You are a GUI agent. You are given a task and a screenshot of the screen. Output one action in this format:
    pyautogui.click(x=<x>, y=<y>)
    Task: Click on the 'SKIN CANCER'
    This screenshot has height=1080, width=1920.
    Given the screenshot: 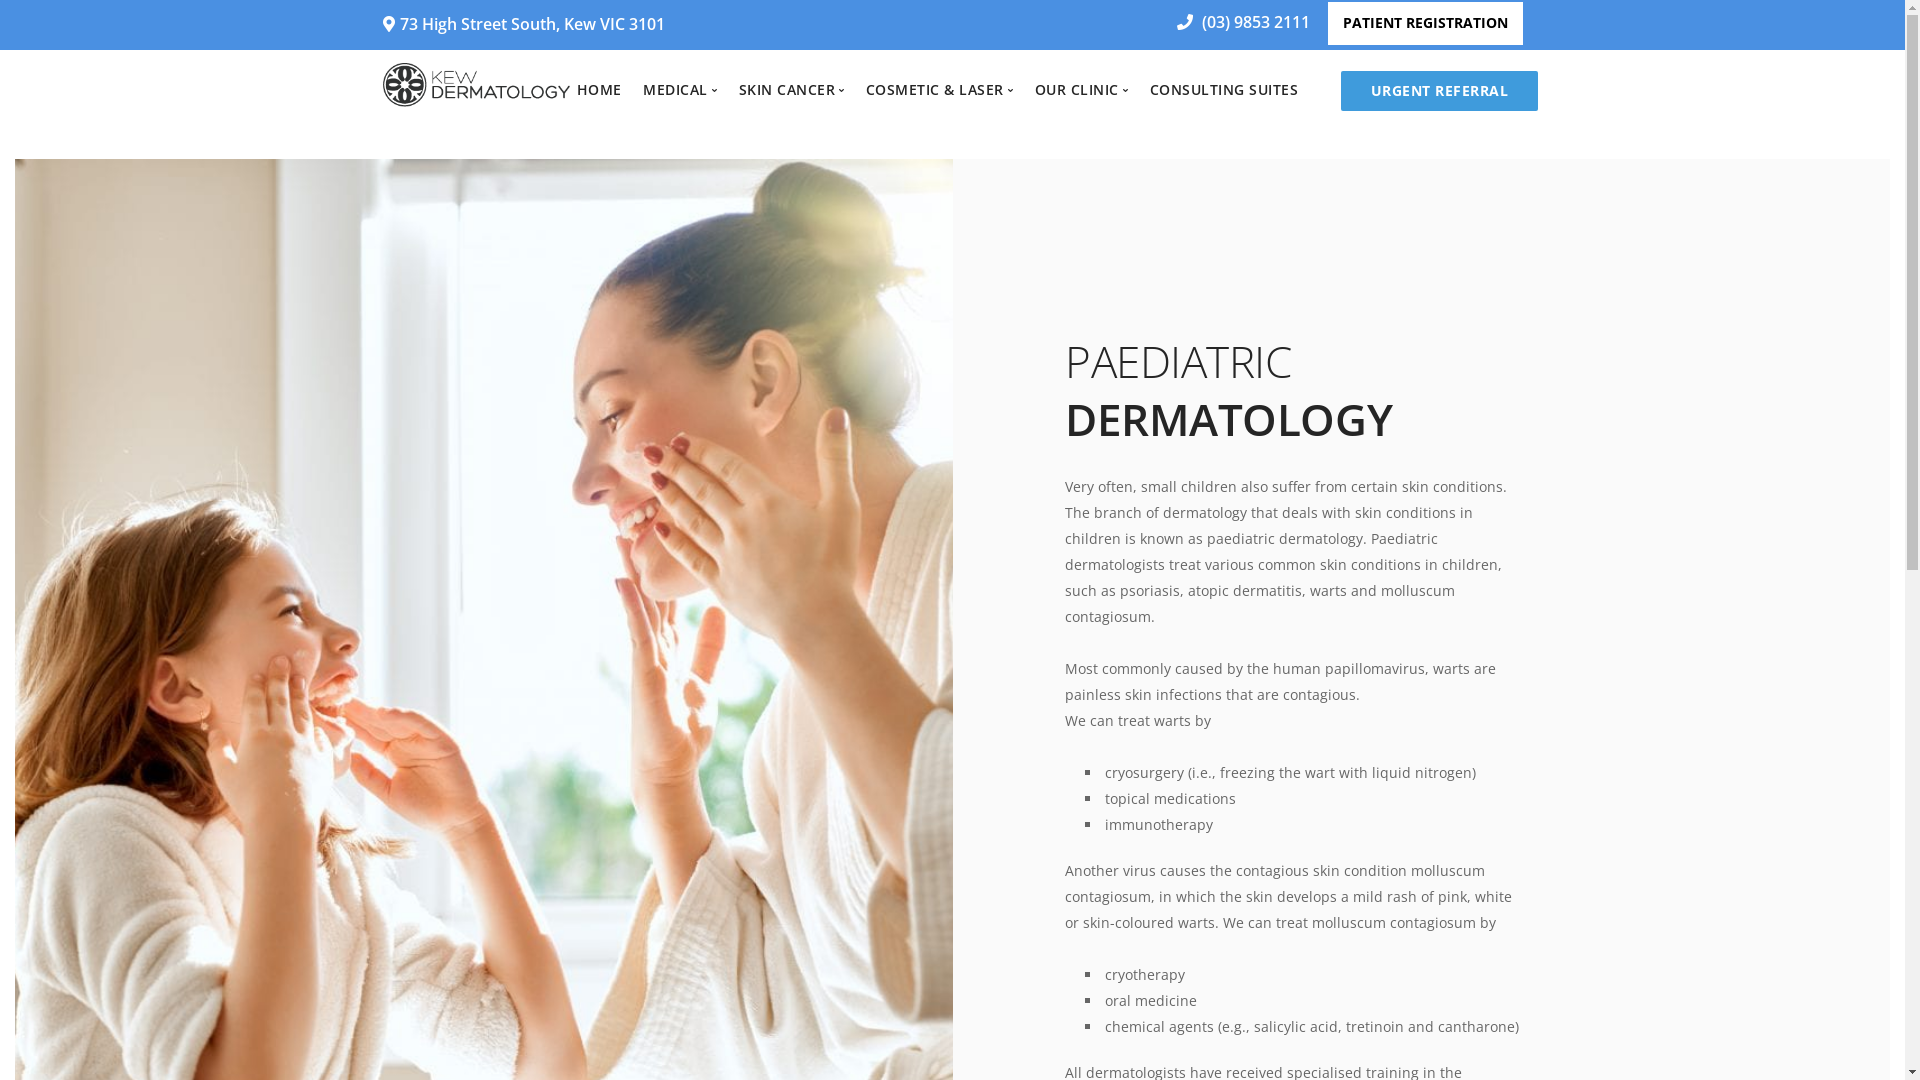 What is the action you would take?
    pyautogui.click(x=738, y=88)
    